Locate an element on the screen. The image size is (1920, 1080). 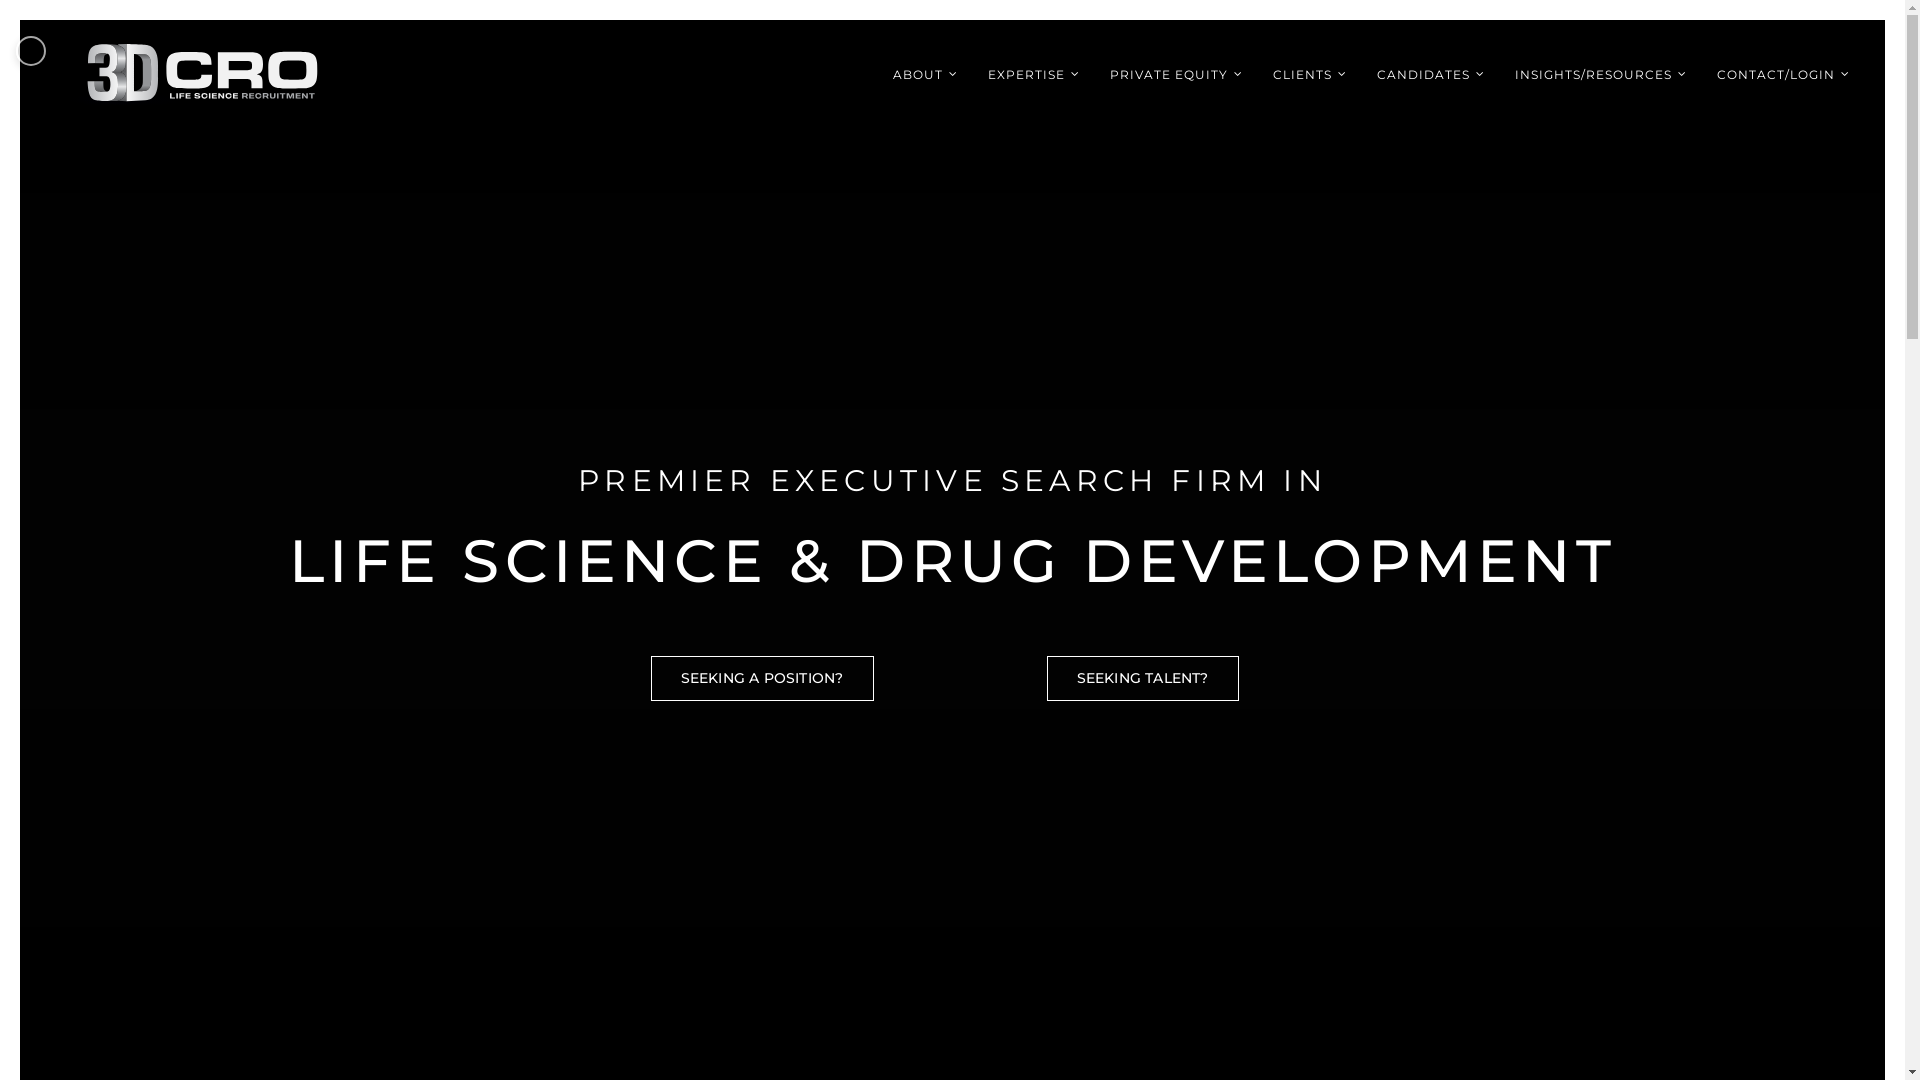
'SEEKING A POSITION?' is located at coordinates (760, 677).